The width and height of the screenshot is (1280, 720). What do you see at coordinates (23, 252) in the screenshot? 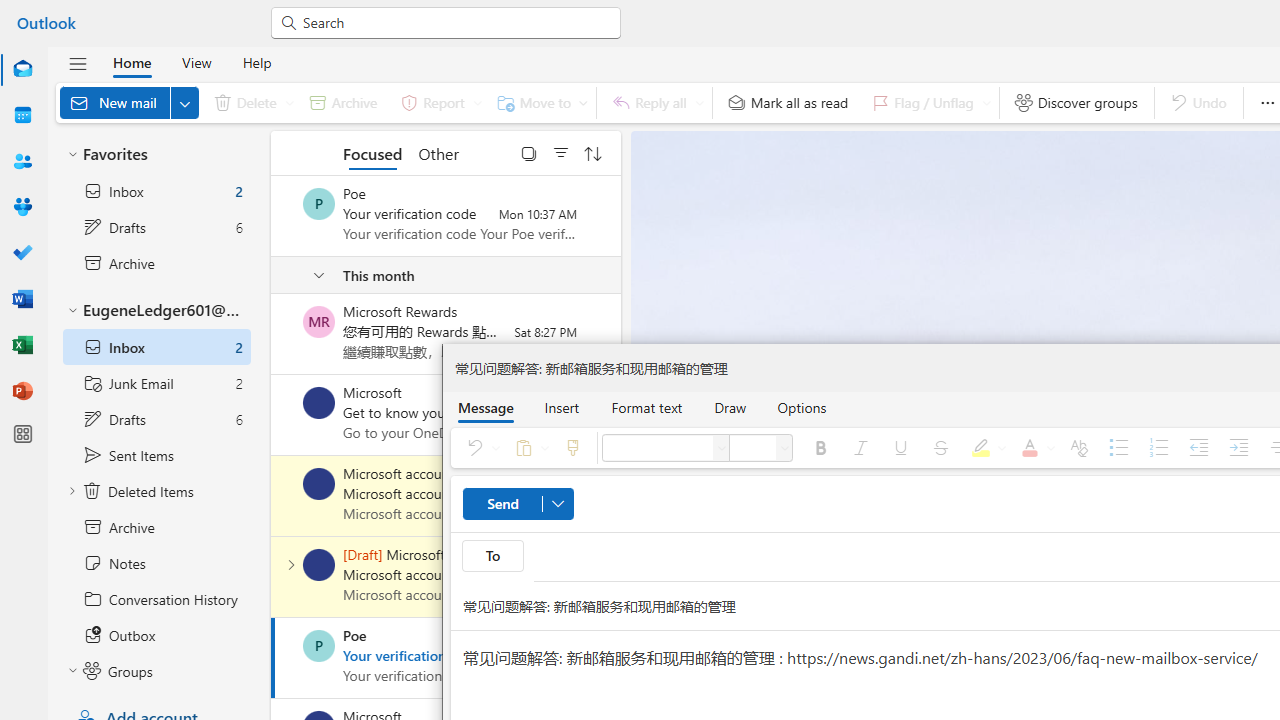
I see `'To Do'` at bounding box center [23, 252].